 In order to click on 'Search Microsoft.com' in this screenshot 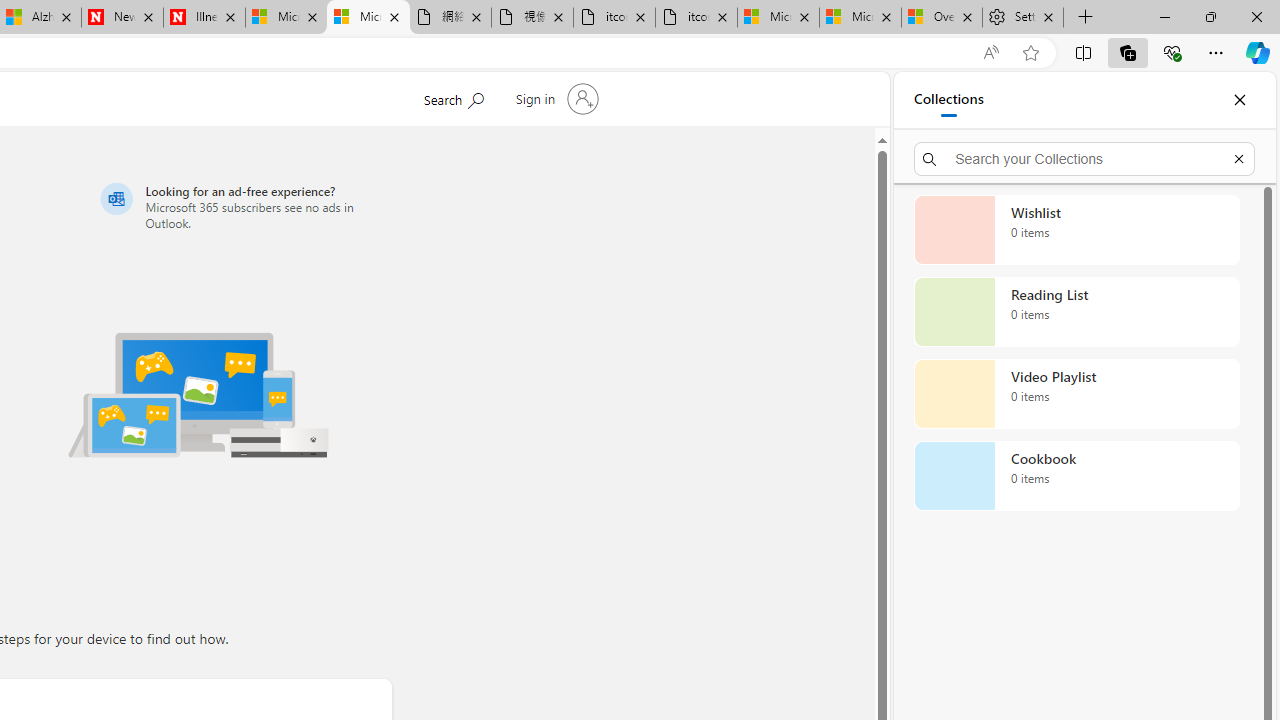, I will do `click(452, 97)`.